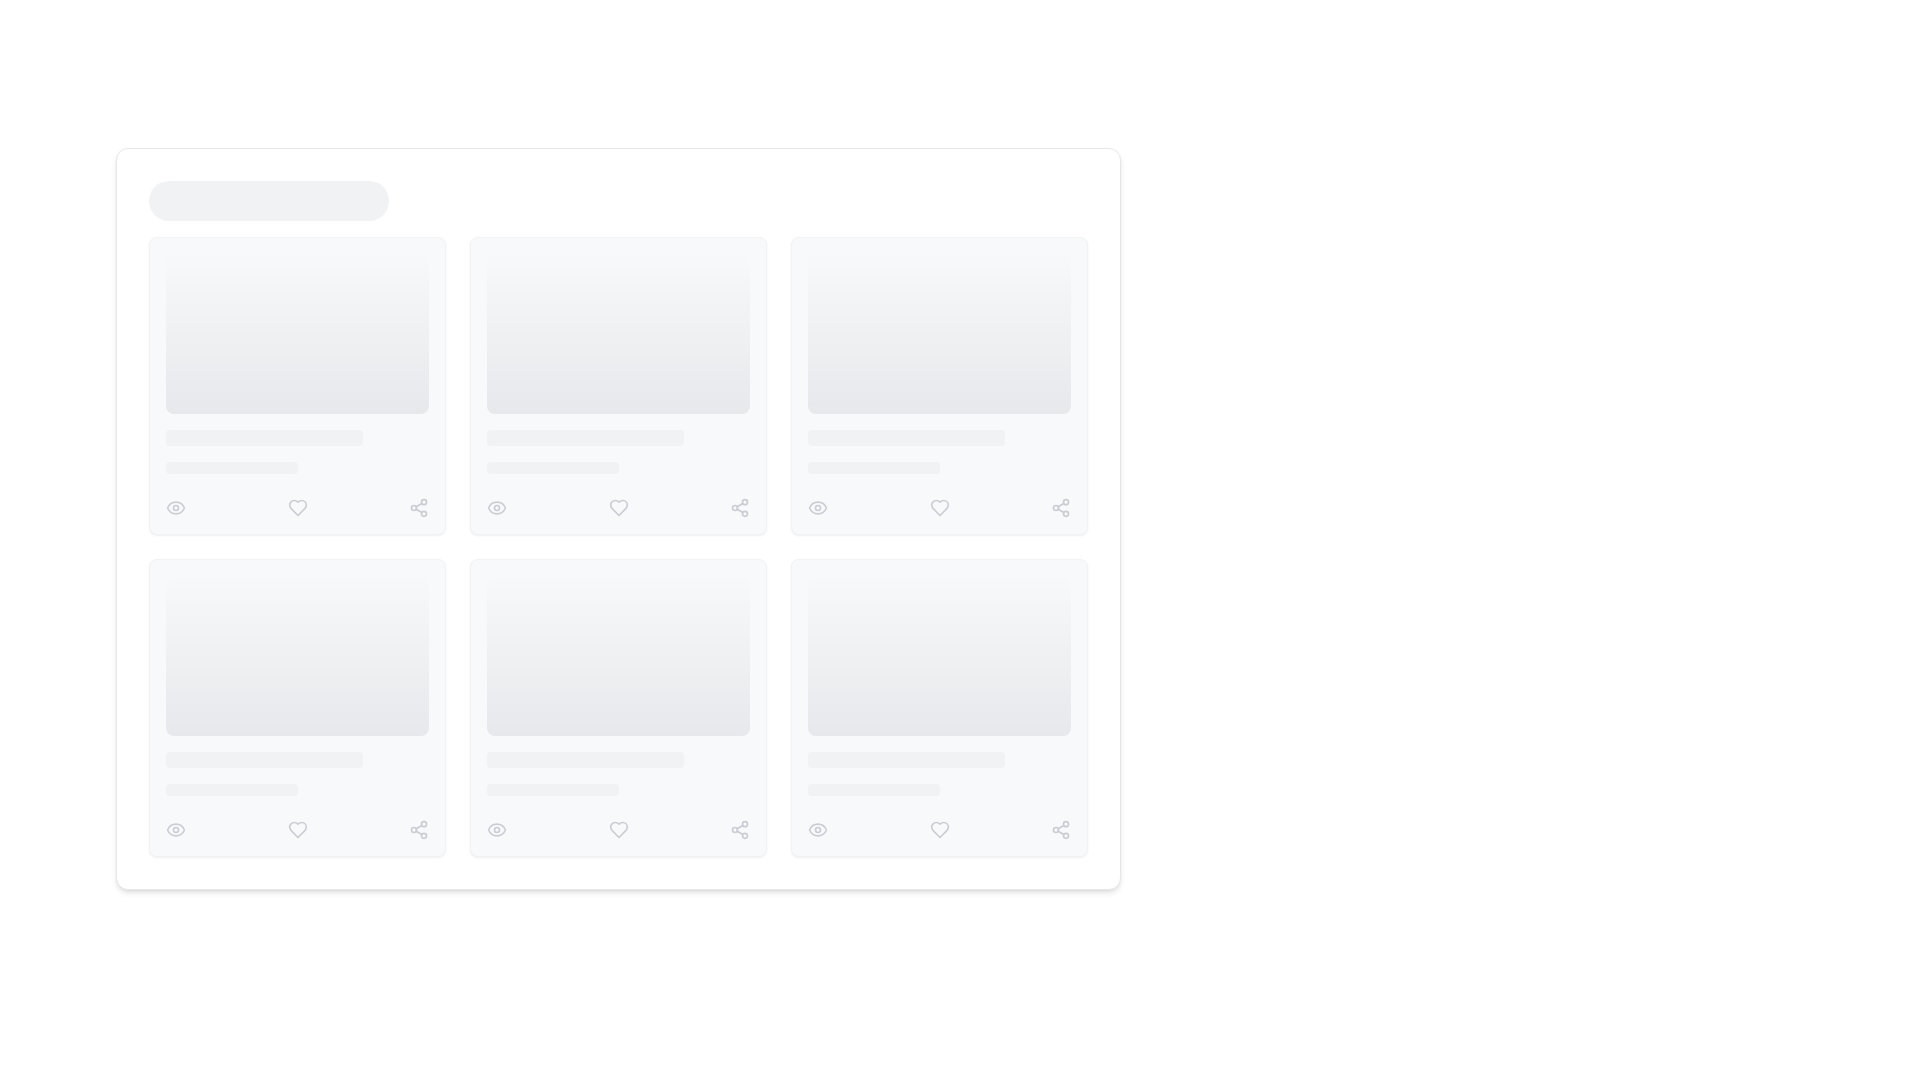 The width and height of the screenshot is (1920, 1080). I want to click on the Placeholder/Loading Card, which is the second card in the first row of a three-column grid layout, located in the central column, so click(617, 385).